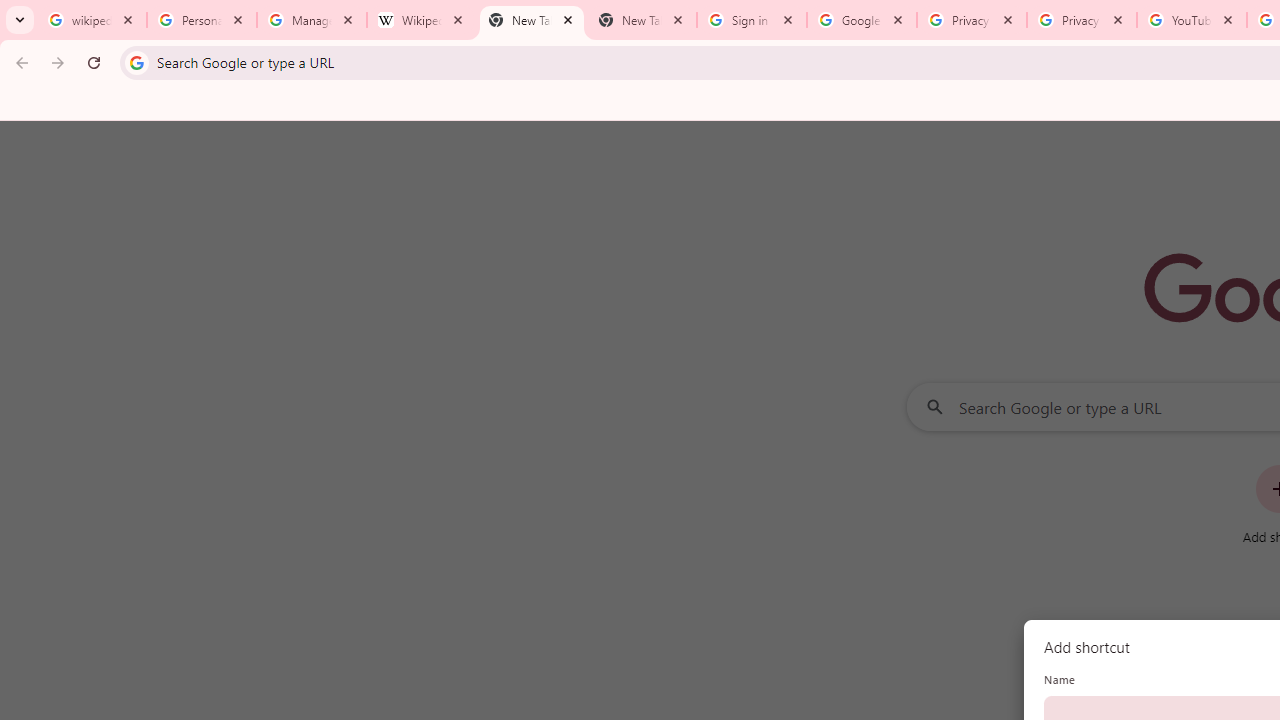  I want to click on 'Wikipedia:Edit requests - Wikipedia', so click(421, 20).